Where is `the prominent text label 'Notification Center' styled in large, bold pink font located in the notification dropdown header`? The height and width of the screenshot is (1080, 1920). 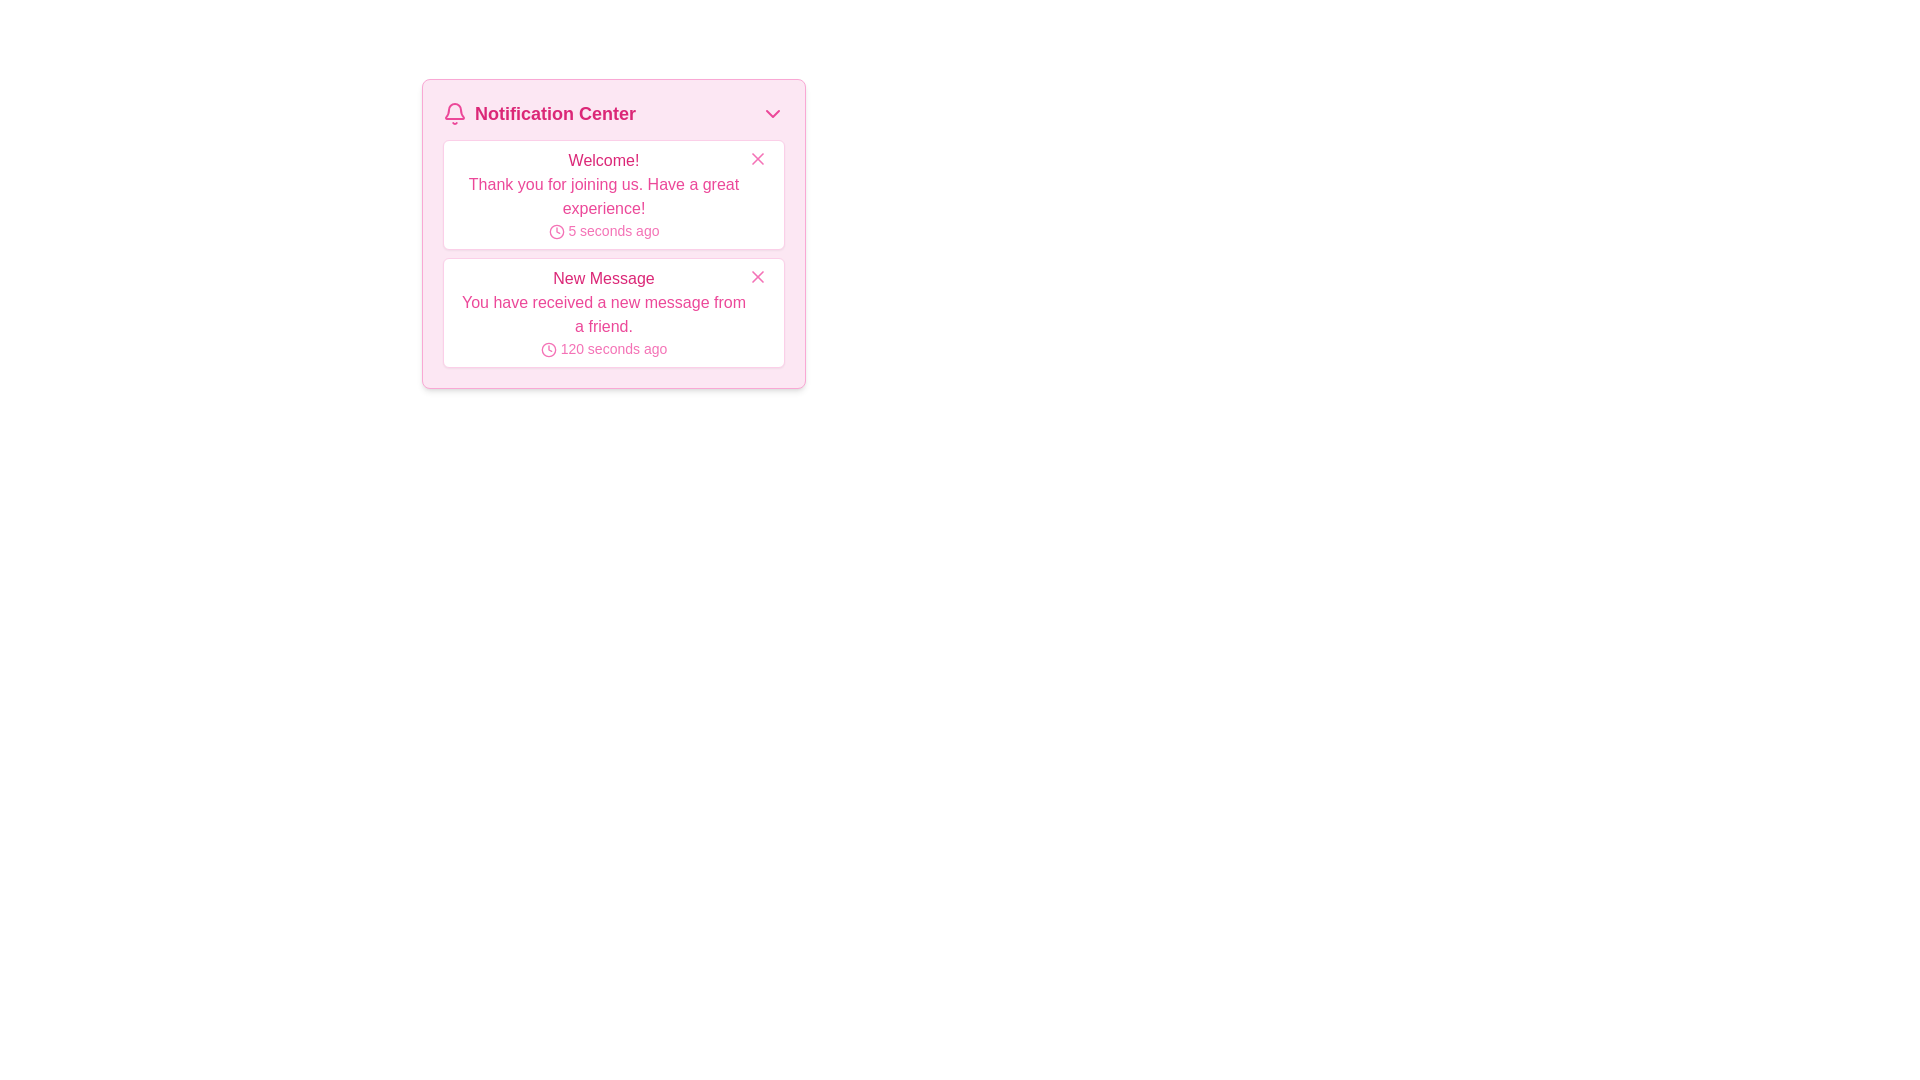 the prominent text label 'Notification Center' styled in large, bold pink font located in the notification dropdown header is located at coordinates (555, 114).